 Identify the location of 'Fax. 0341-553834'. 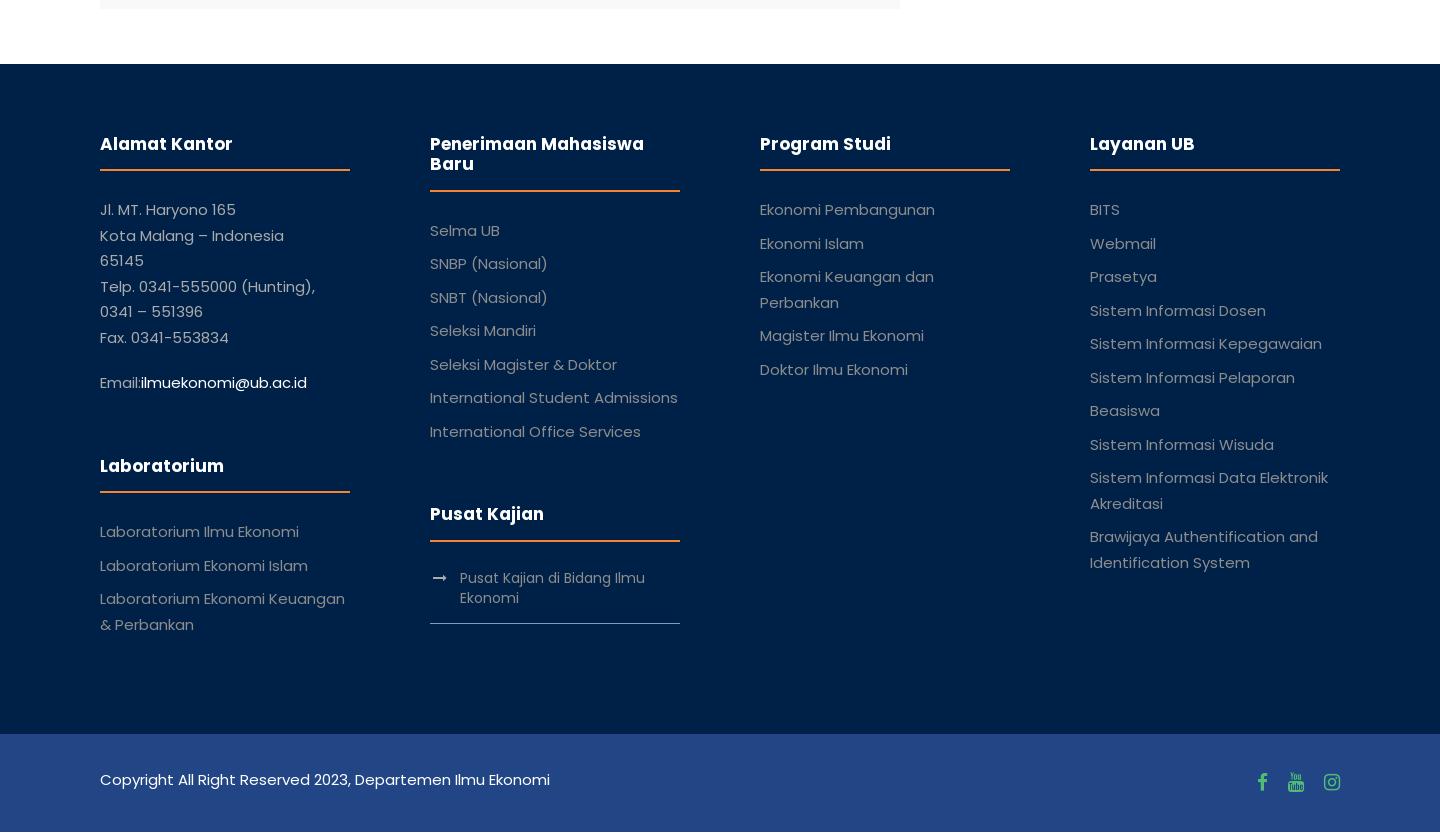
(163, 335).